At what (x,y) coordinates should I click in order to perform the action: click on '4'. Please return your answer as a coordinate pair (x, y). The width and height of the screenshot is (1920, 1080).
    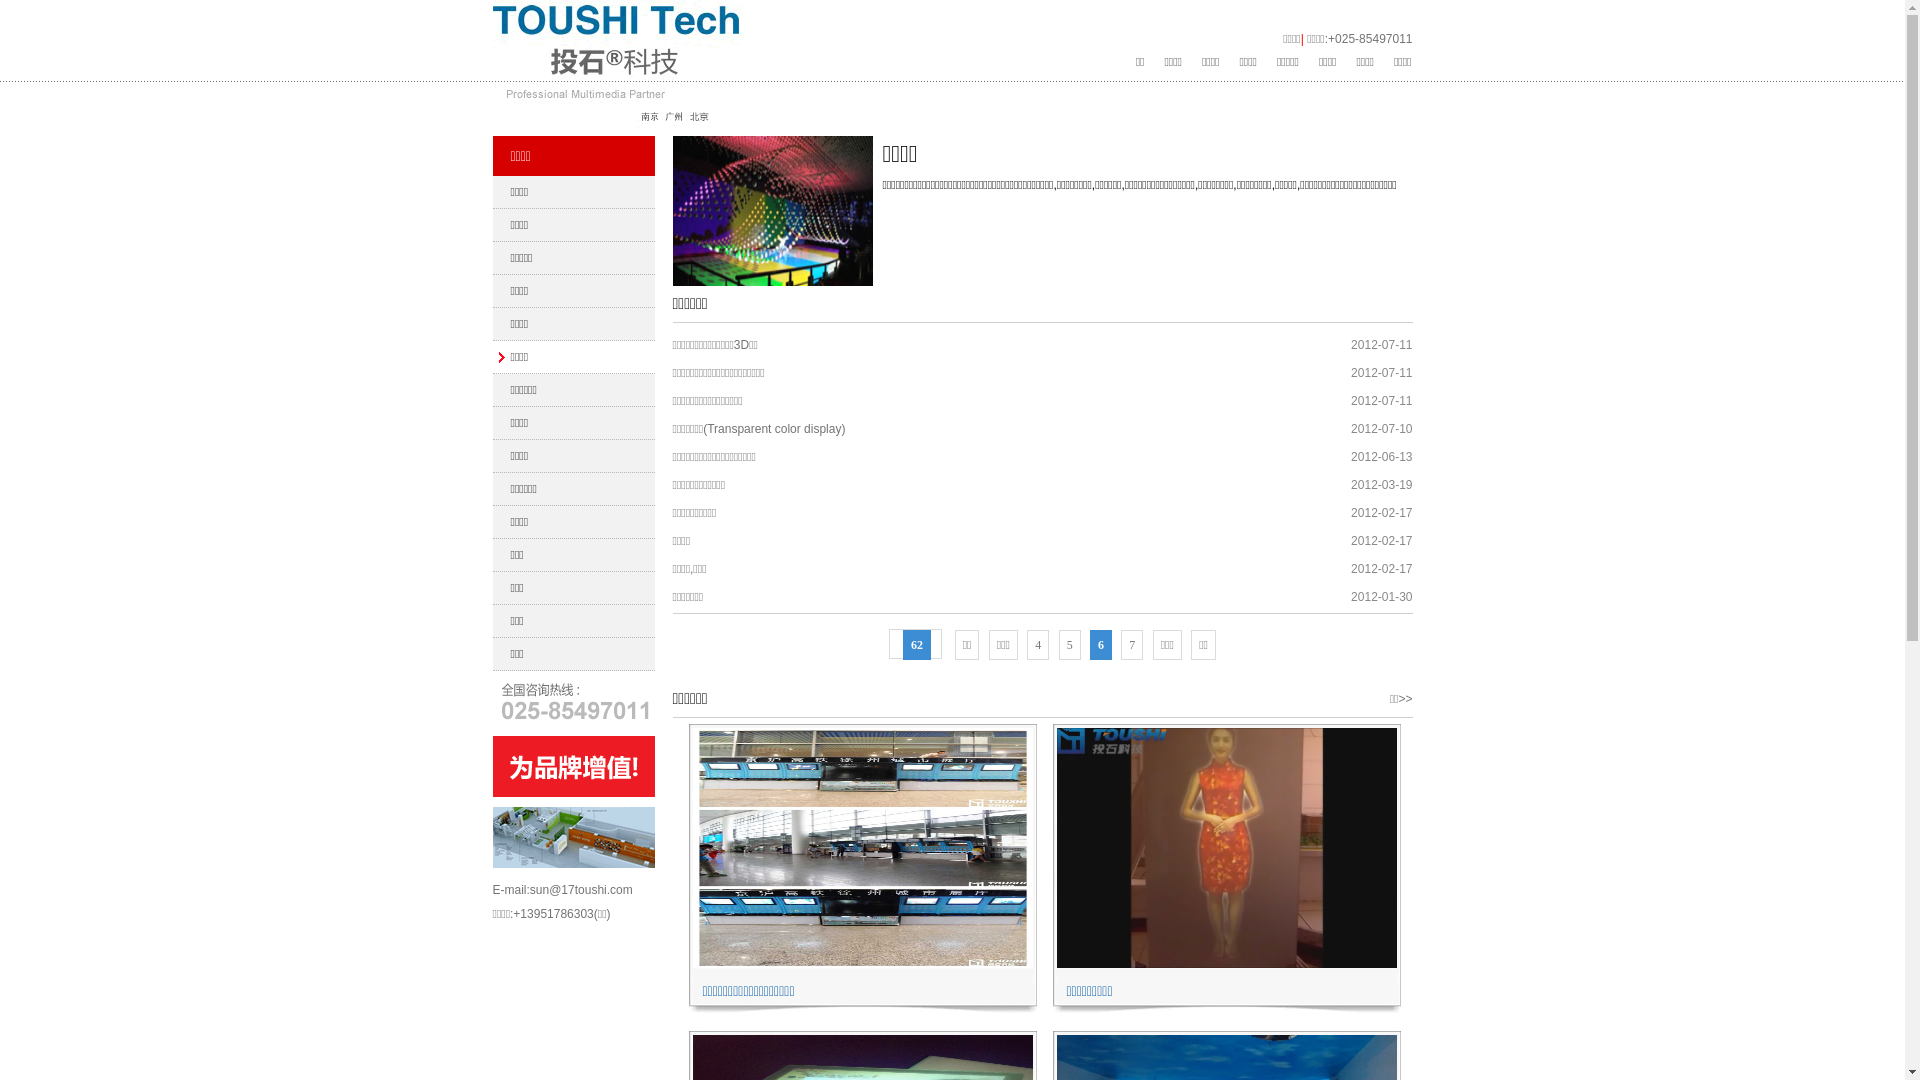
    Looking at the image, I should click on (1037, 644).